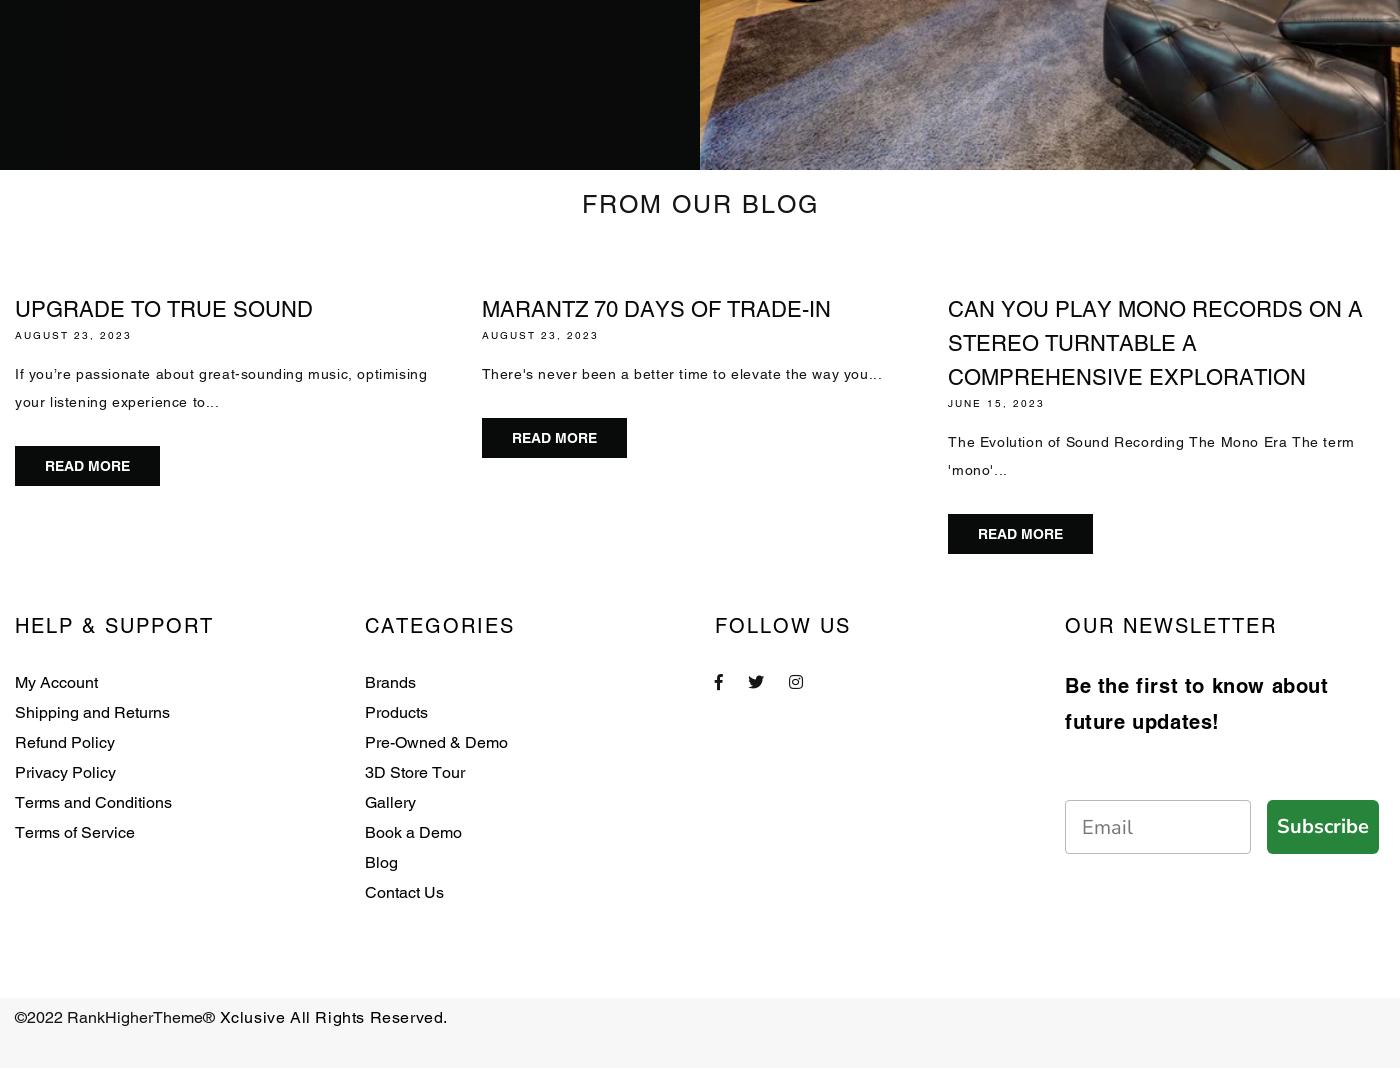 Image resolution: width=1400 pixels, height=1068 pixels. Describe the element at coordinates (56, 682) in the screenshot. I see `'My Account'` at that location.